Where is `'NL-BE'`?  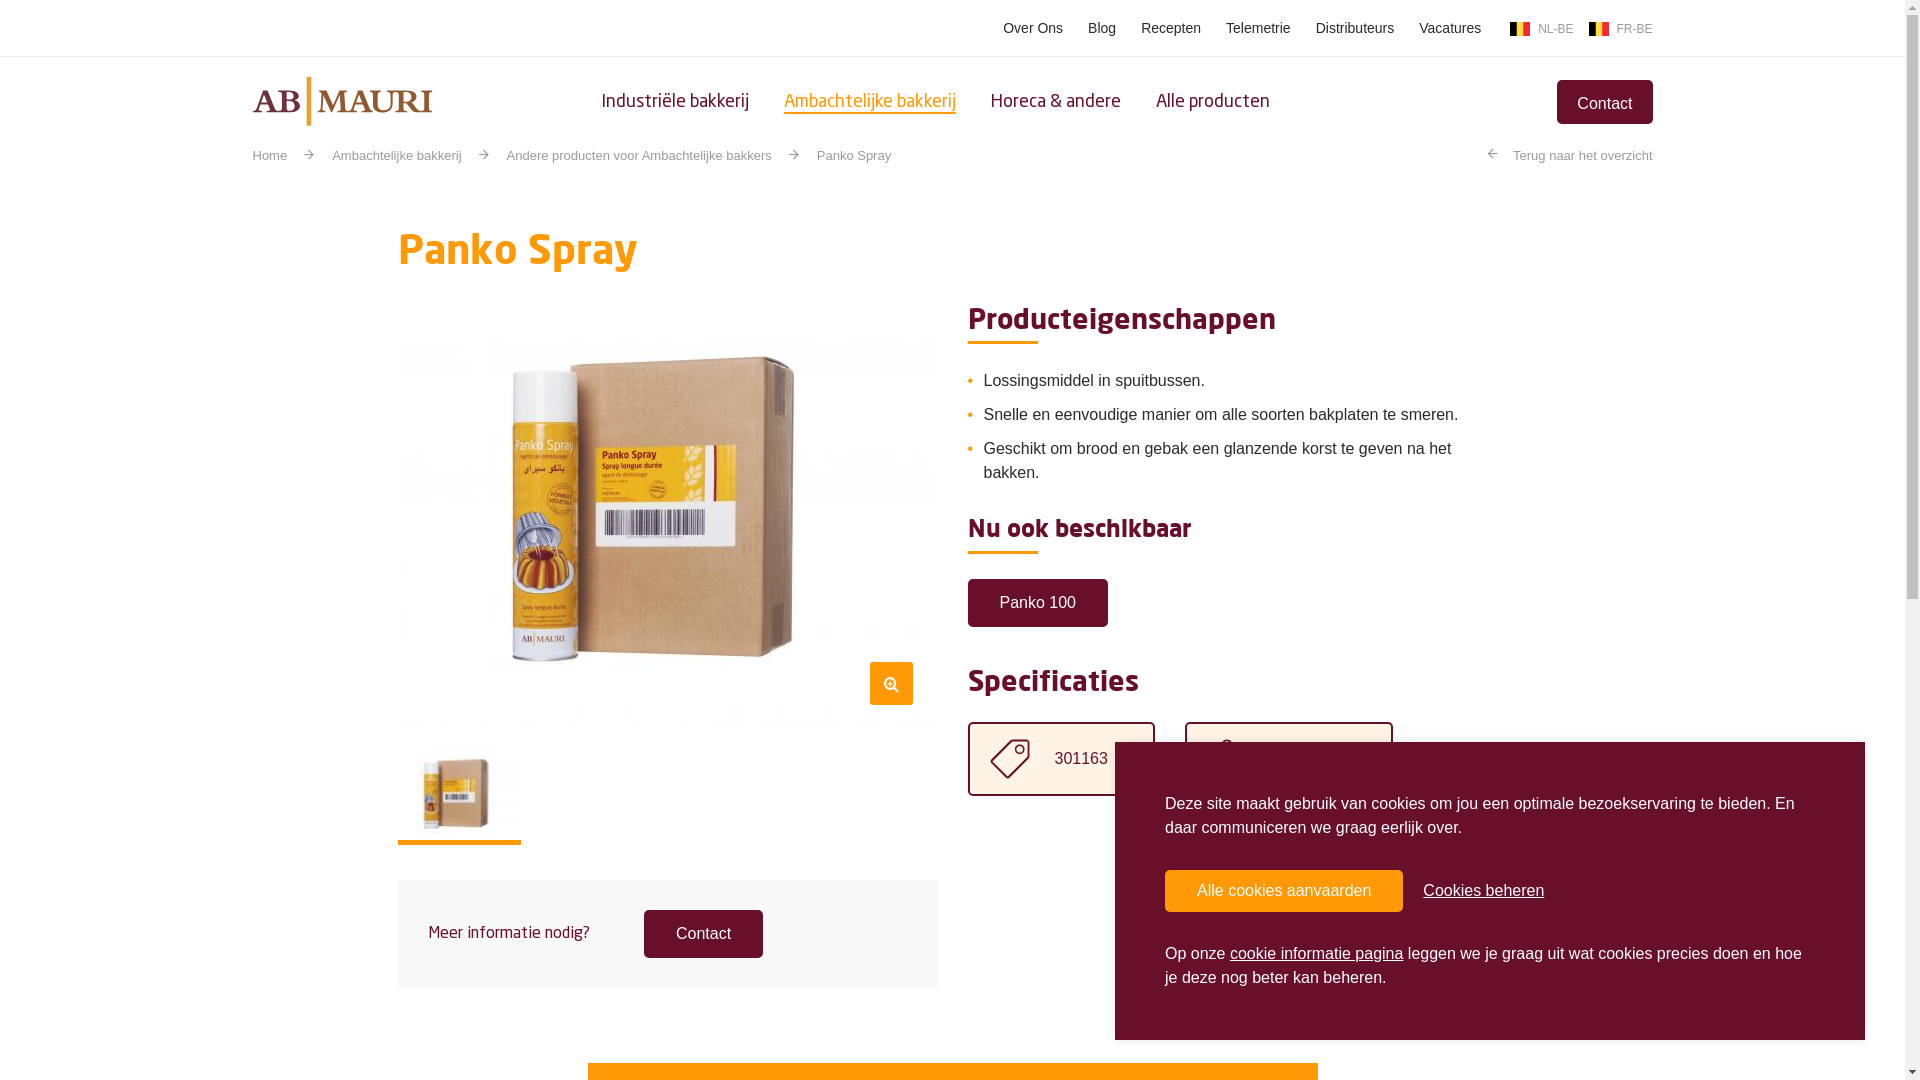
'NL-BE' is located at coordinates (1540, 28).